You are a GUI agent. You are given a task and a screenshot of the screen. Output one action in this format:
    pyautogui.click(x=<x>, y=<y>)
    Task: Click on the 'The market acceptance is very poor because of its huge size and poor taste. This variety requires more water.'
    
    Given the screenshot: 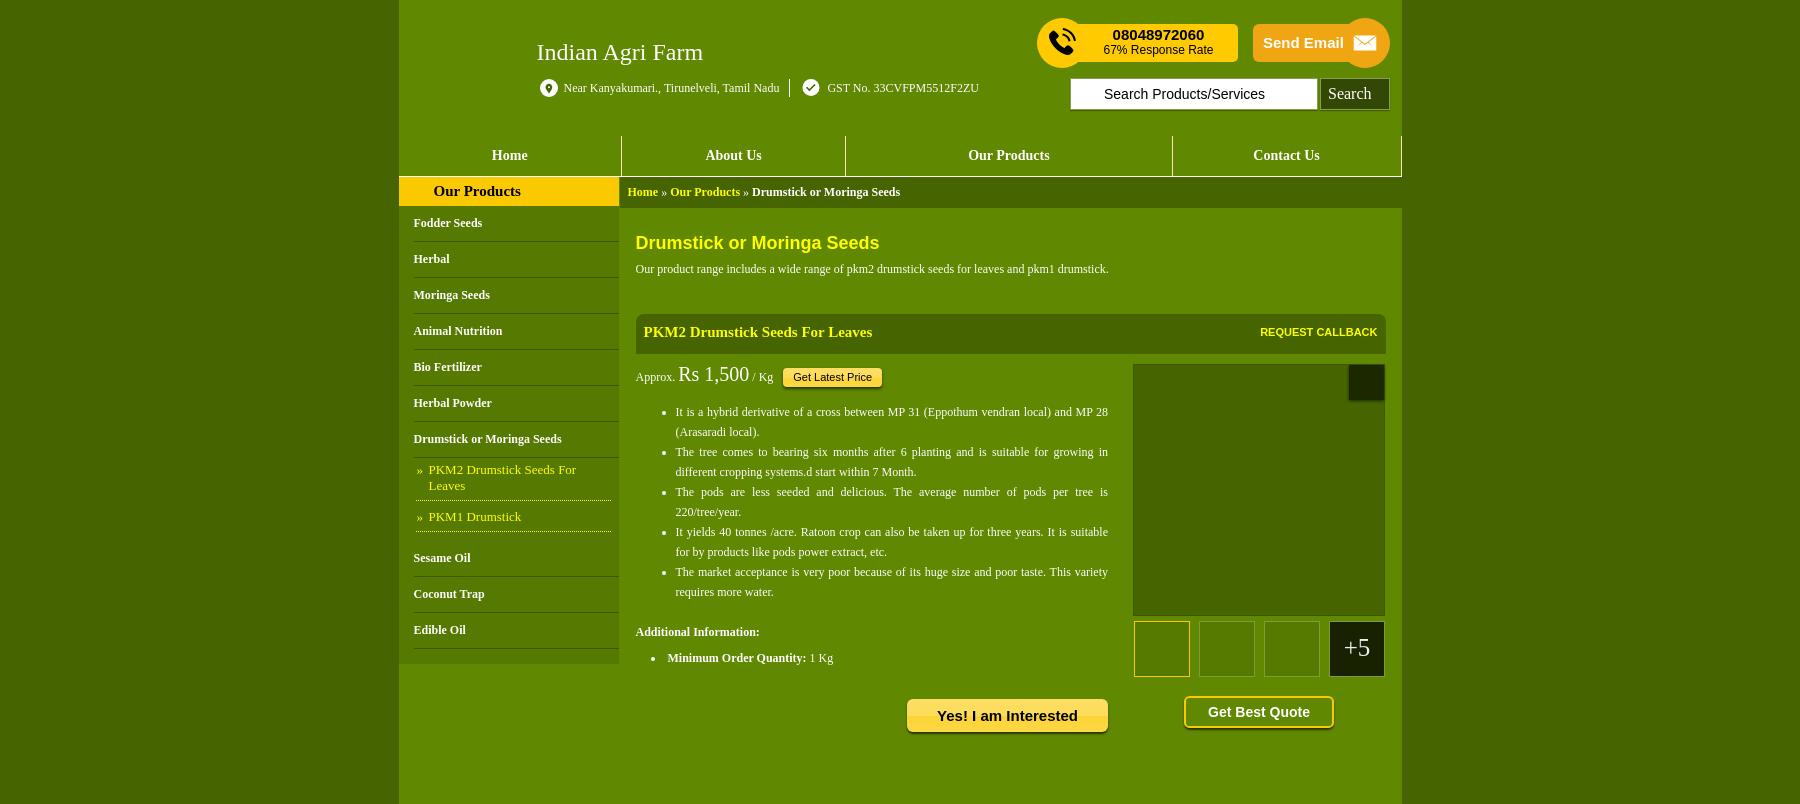 What is the action you would take?
    pyautogui.click(x=891, y=581)
    